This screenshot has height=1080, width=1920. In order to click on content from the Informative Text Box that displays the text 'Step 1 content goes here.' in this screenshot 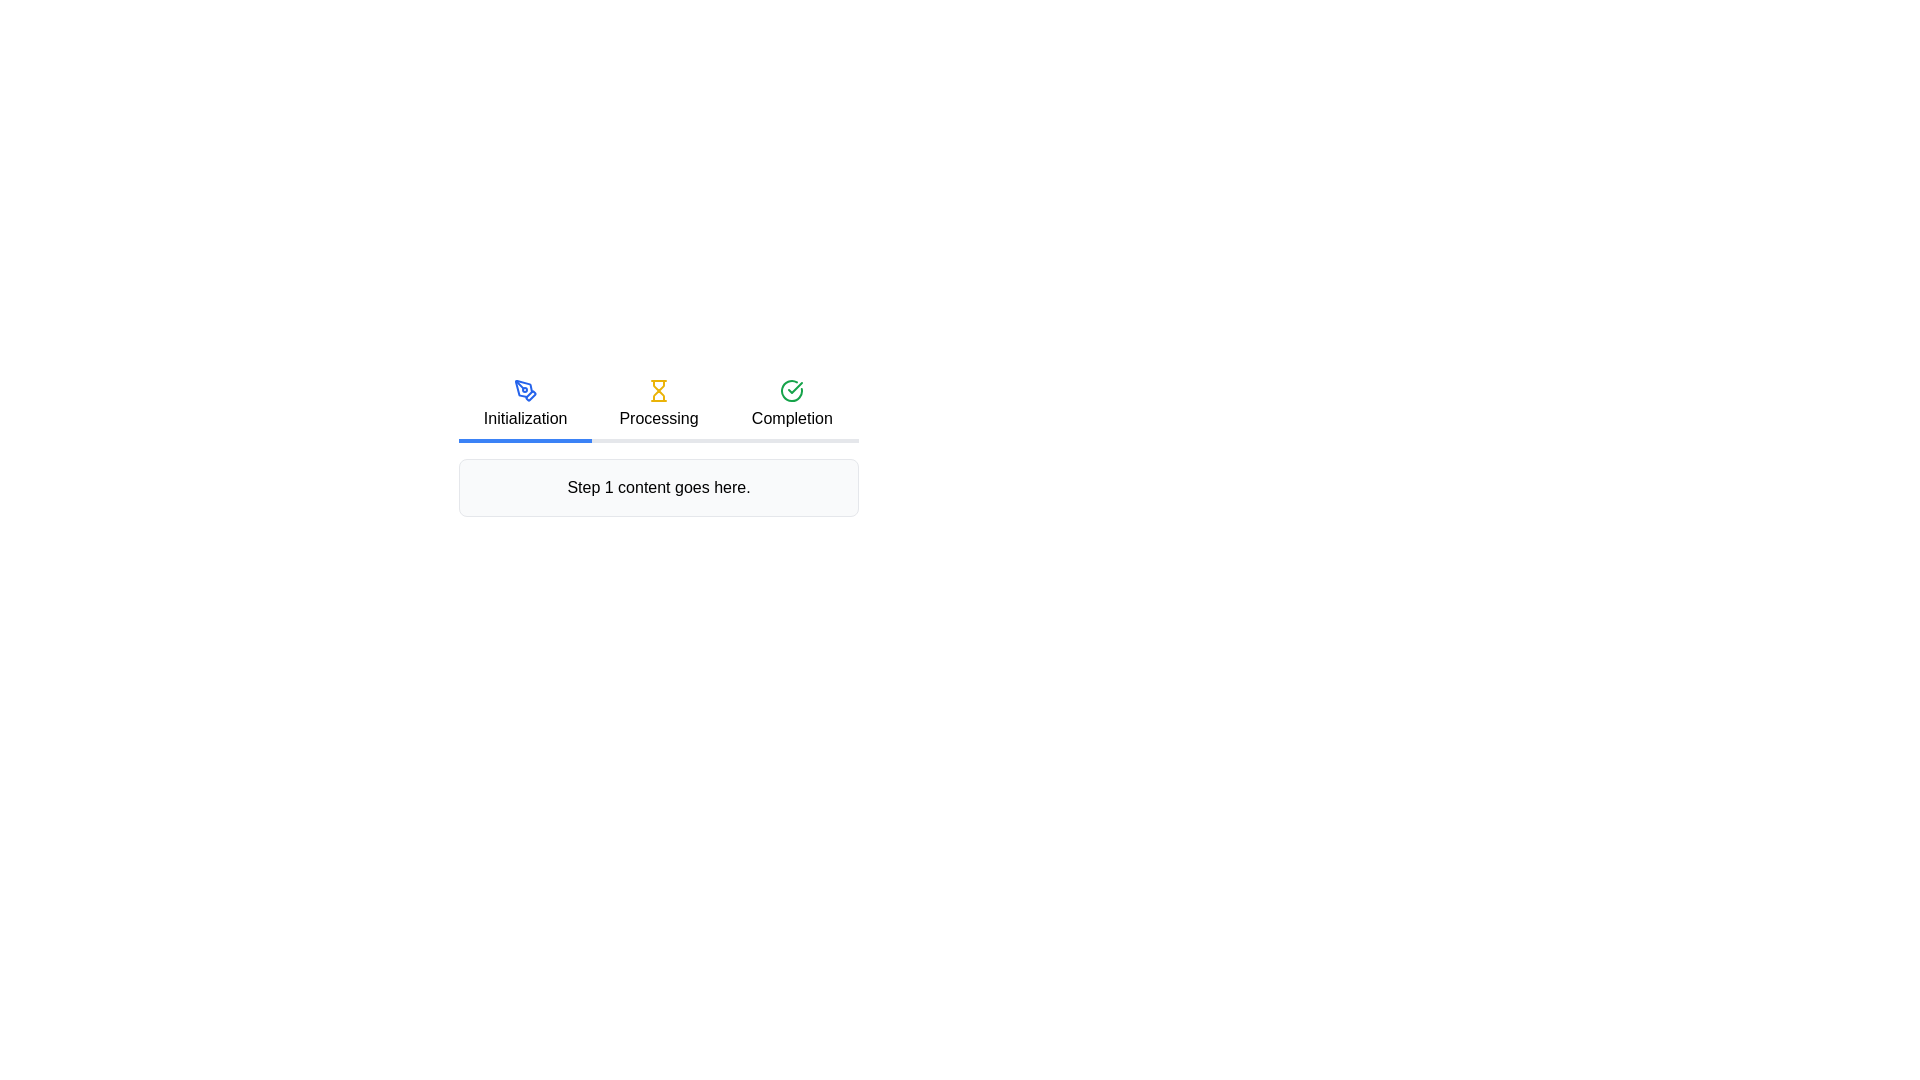, I will do `click(658, 488)`.